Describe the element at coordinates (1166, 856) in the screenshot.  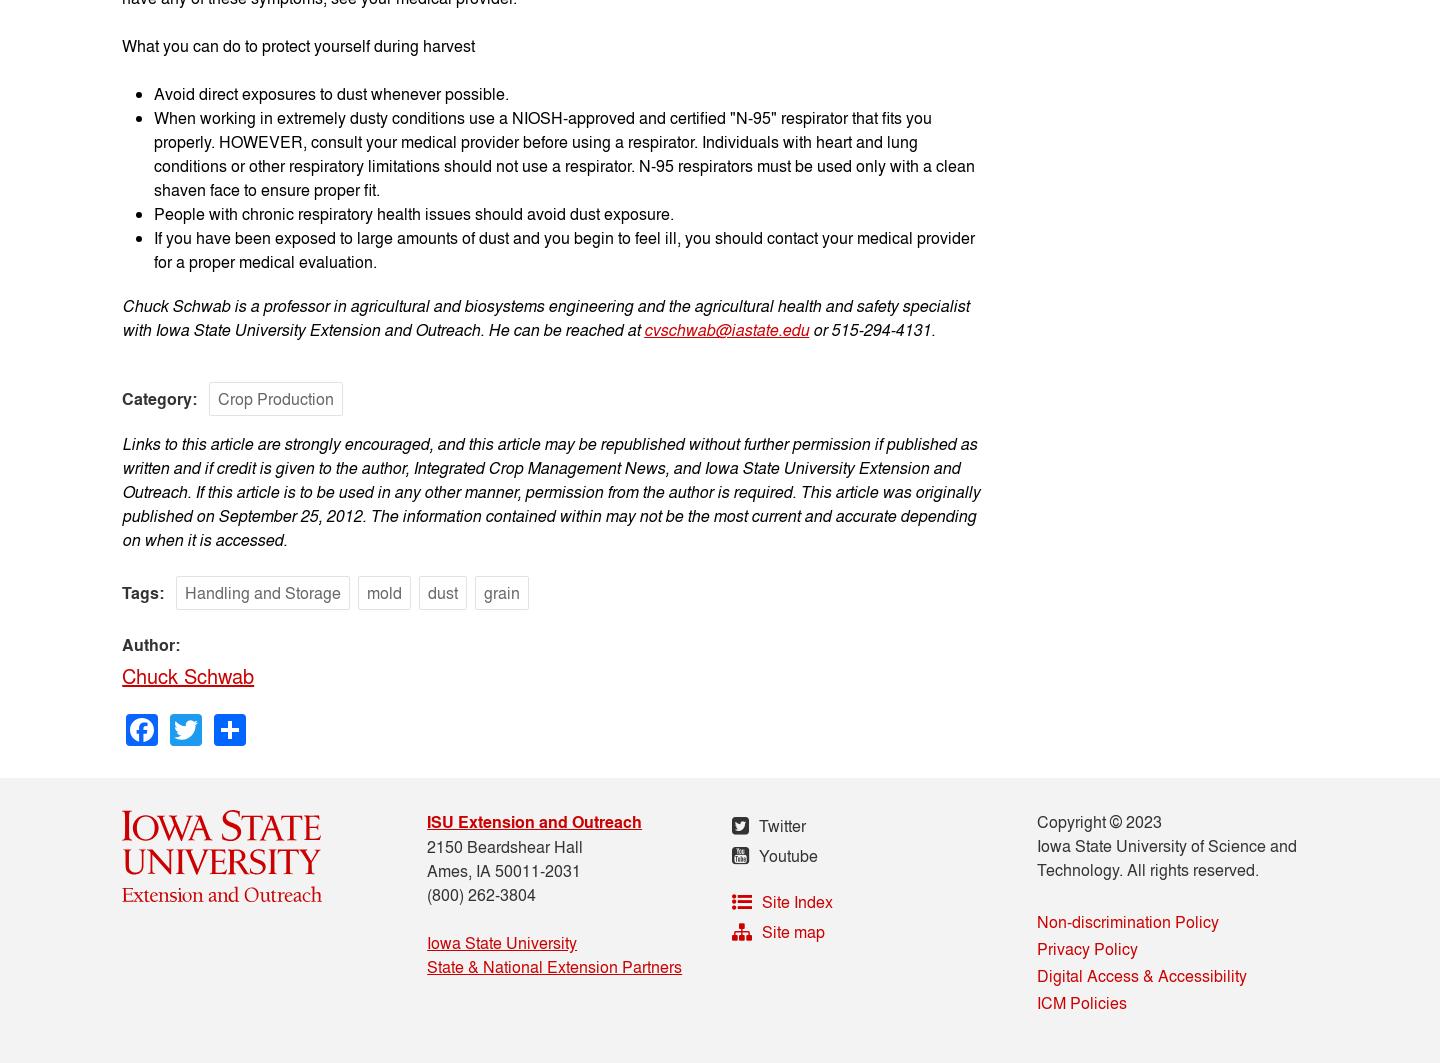
I see `'Iowa State University of Science and Technology. All rights reserved.'` at that location.